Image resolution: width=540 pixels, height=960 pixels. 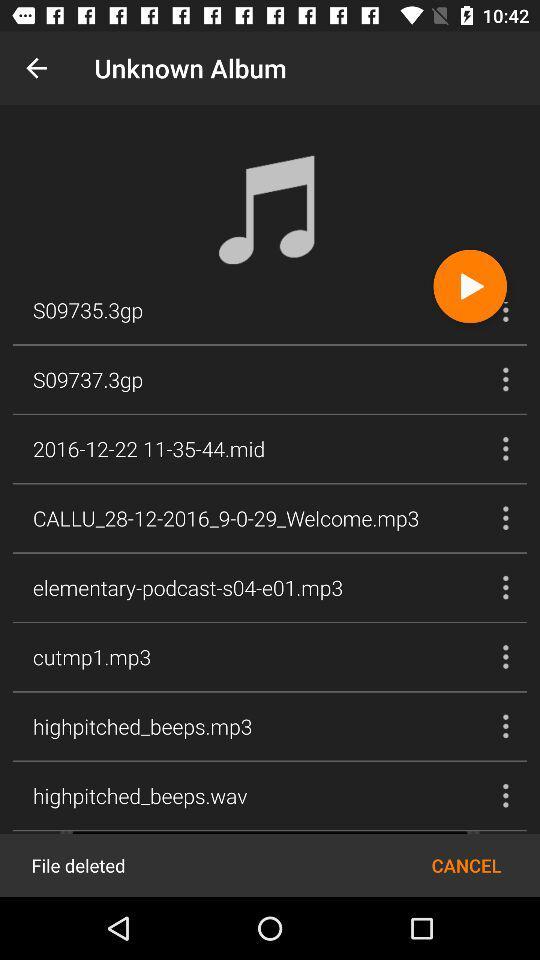 I want to click on cancel icon, so click(x=466, y=864).